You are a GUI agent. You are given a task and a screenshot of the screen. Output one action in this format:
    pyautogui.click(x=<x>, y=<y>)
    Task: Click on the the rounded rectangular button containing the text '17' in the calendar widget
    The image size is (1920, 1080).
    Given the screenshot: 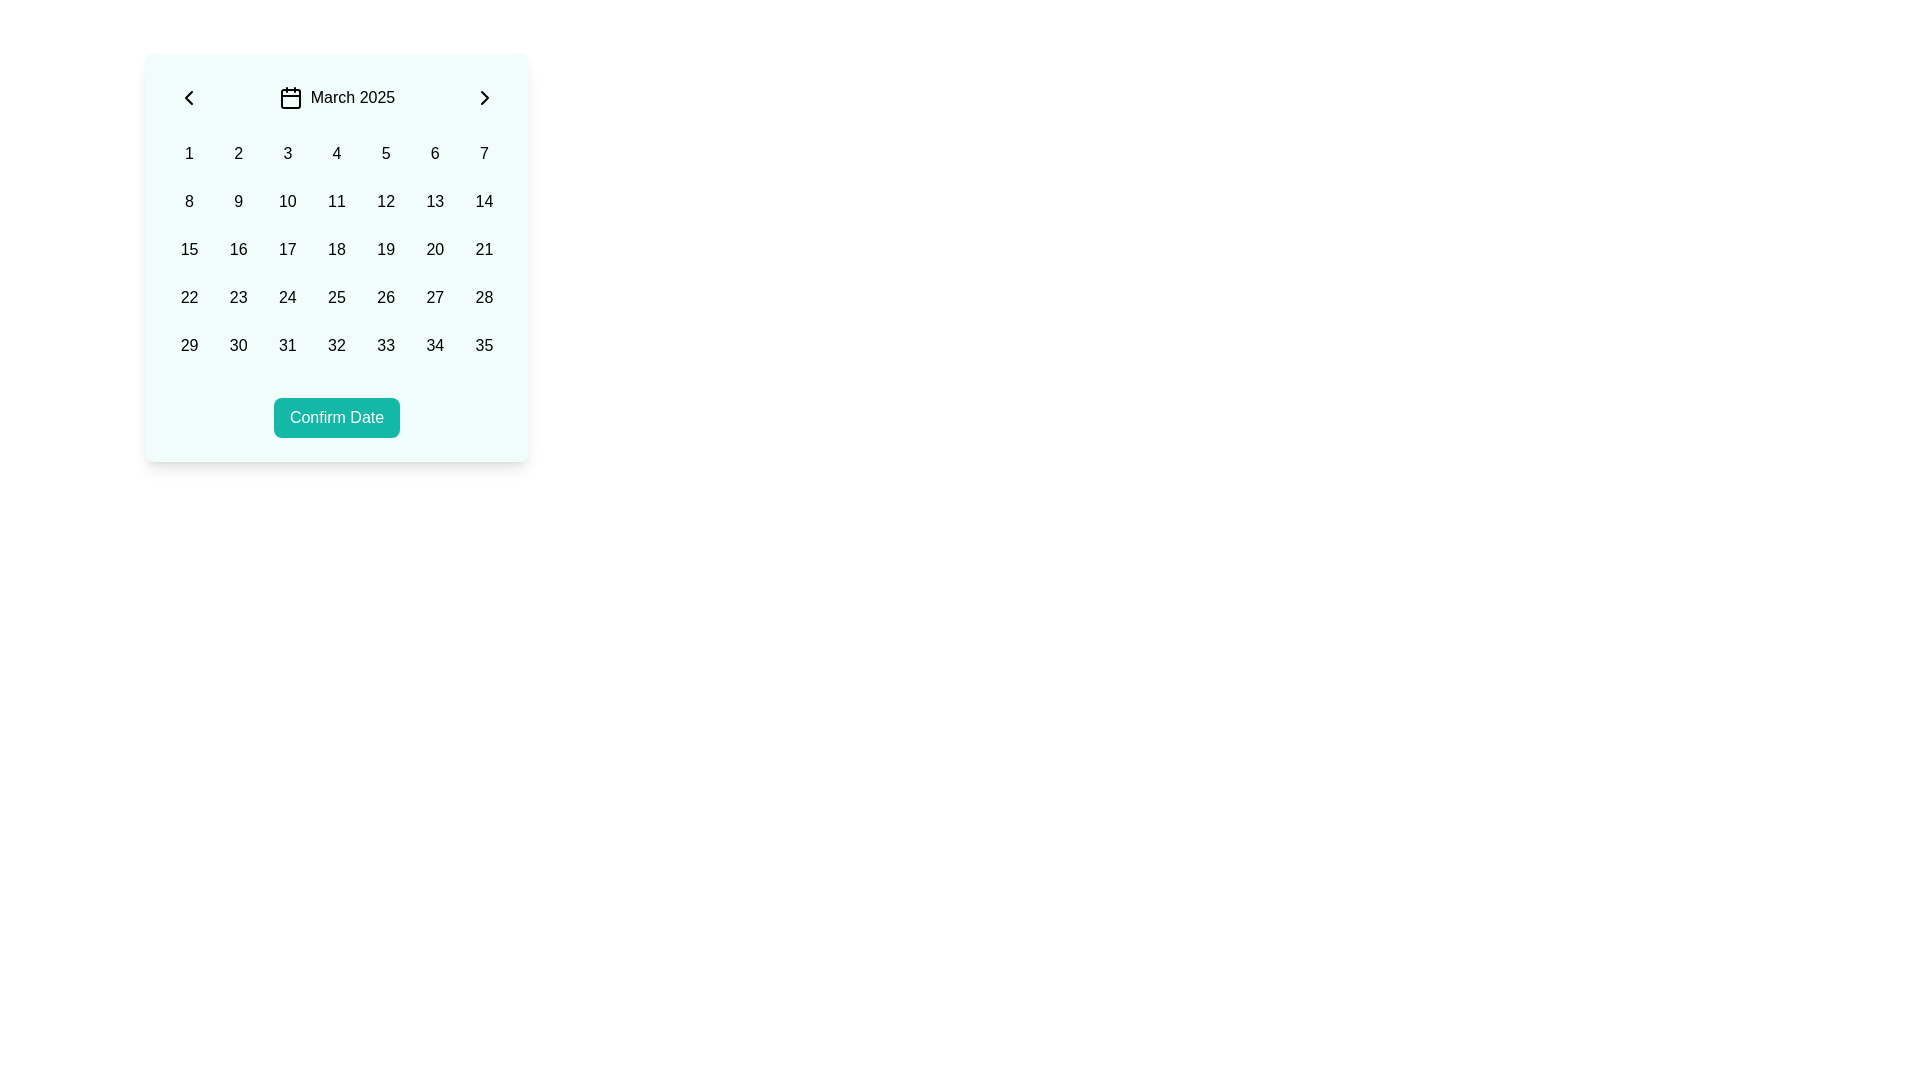 What is the action you would take?
    pyautogui.click(x=286, y=249)
    